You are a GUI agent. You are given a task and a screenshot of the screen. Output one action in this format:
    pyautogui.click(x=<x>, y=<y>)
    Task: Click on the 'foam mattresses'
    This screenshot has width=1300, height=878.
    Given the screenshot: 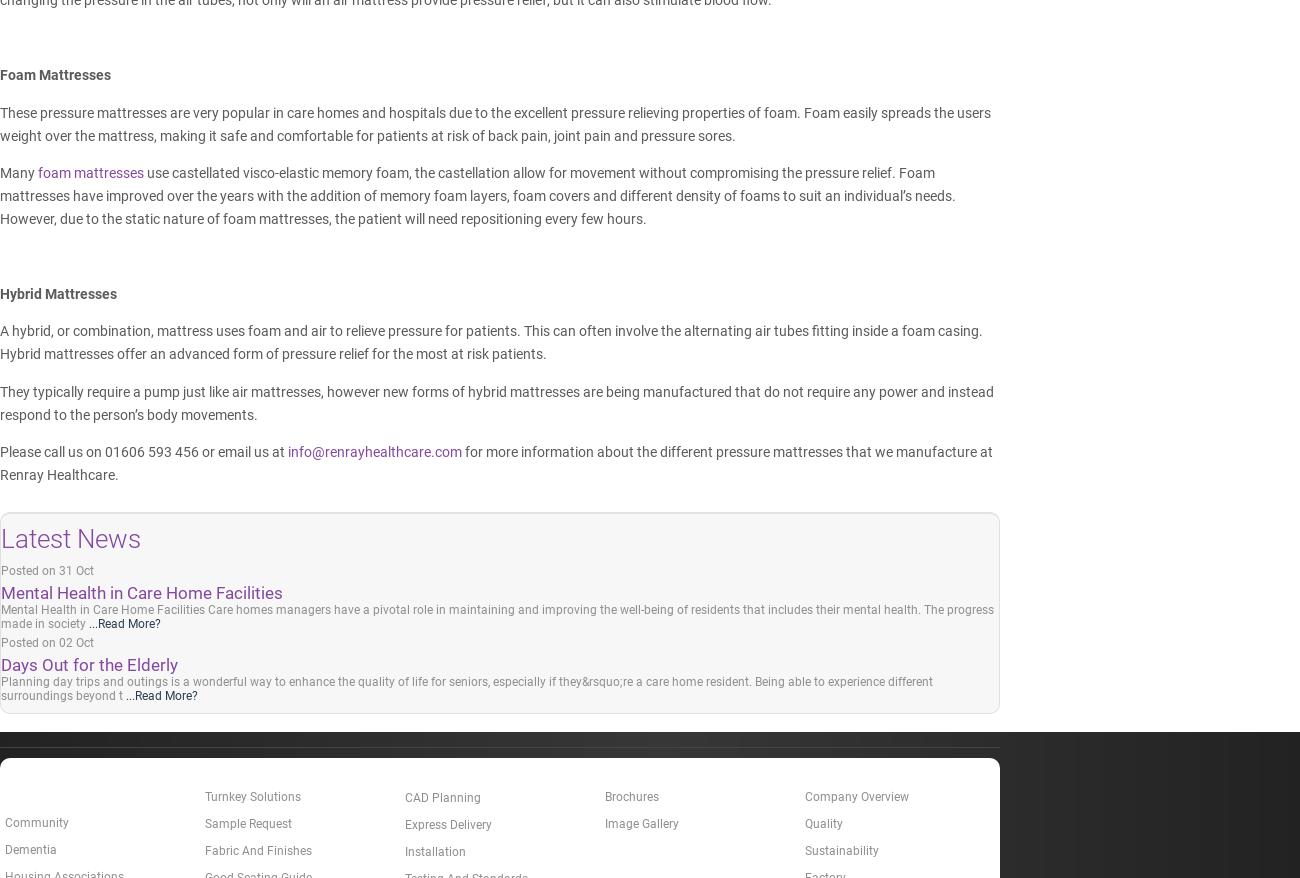 What is the action you would take?
    pyautogui.click(x=91, y=172)
    